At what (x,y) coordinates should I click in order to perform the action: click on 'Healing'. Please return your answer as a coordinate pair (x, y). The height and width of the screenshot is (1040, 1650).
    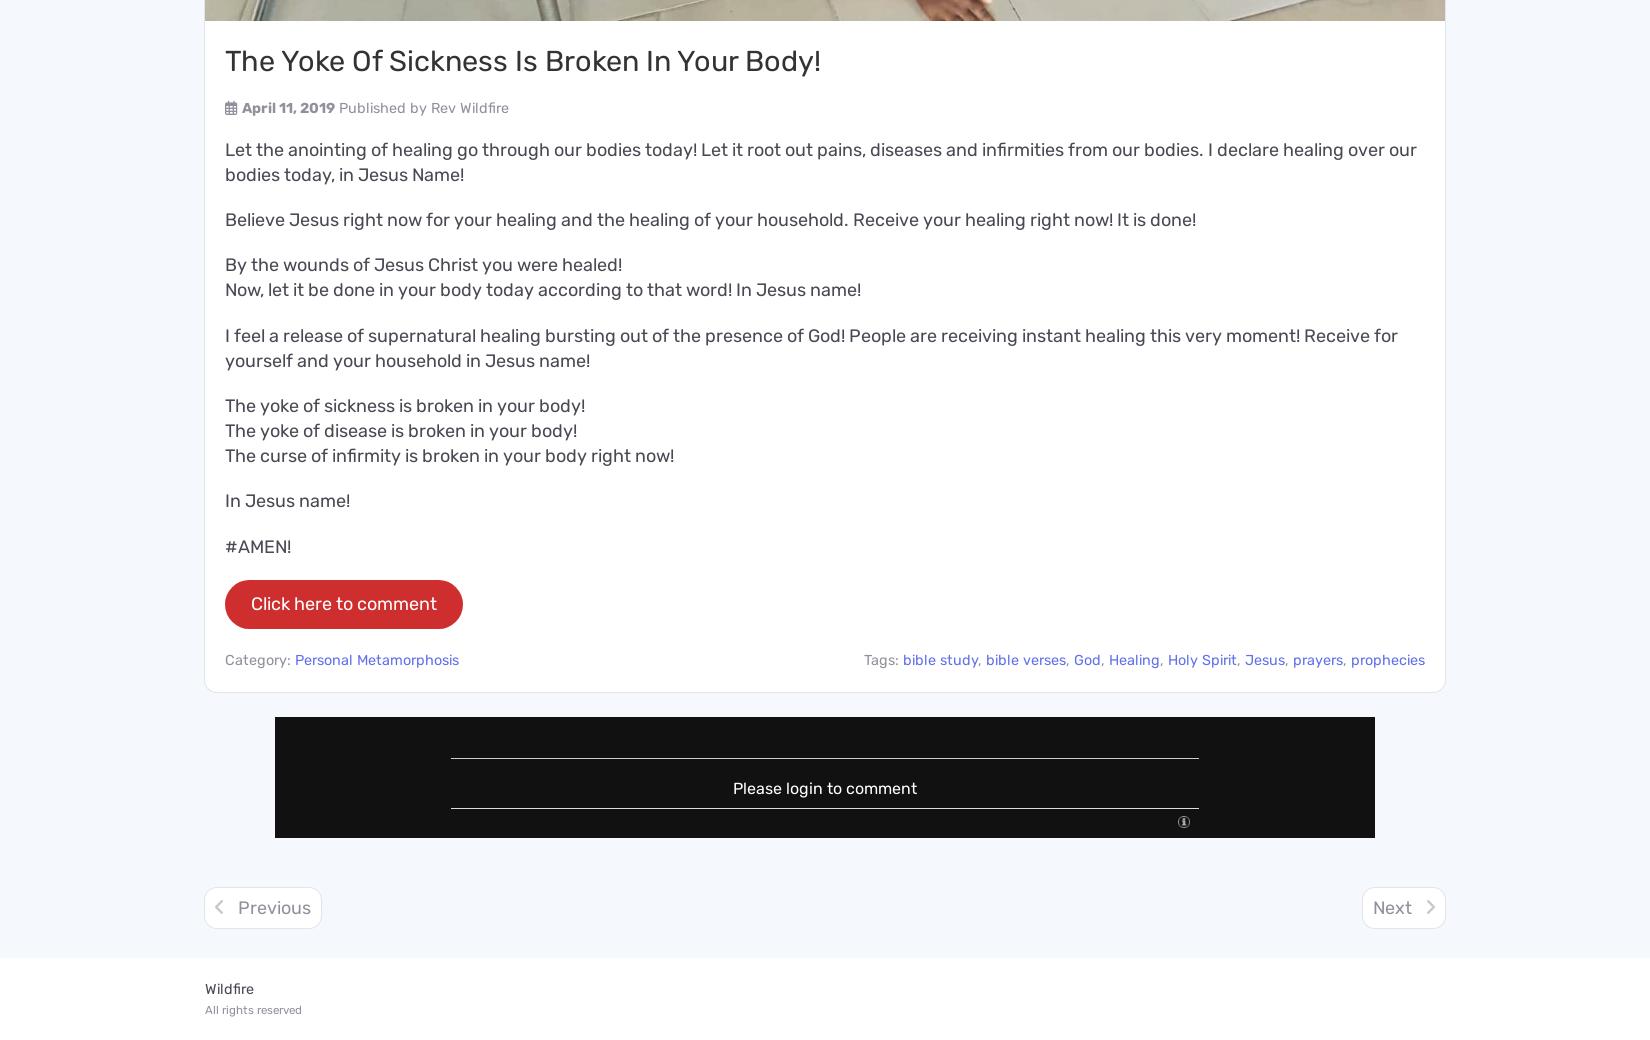
    Looking at the image, I should click on (1134, 659).